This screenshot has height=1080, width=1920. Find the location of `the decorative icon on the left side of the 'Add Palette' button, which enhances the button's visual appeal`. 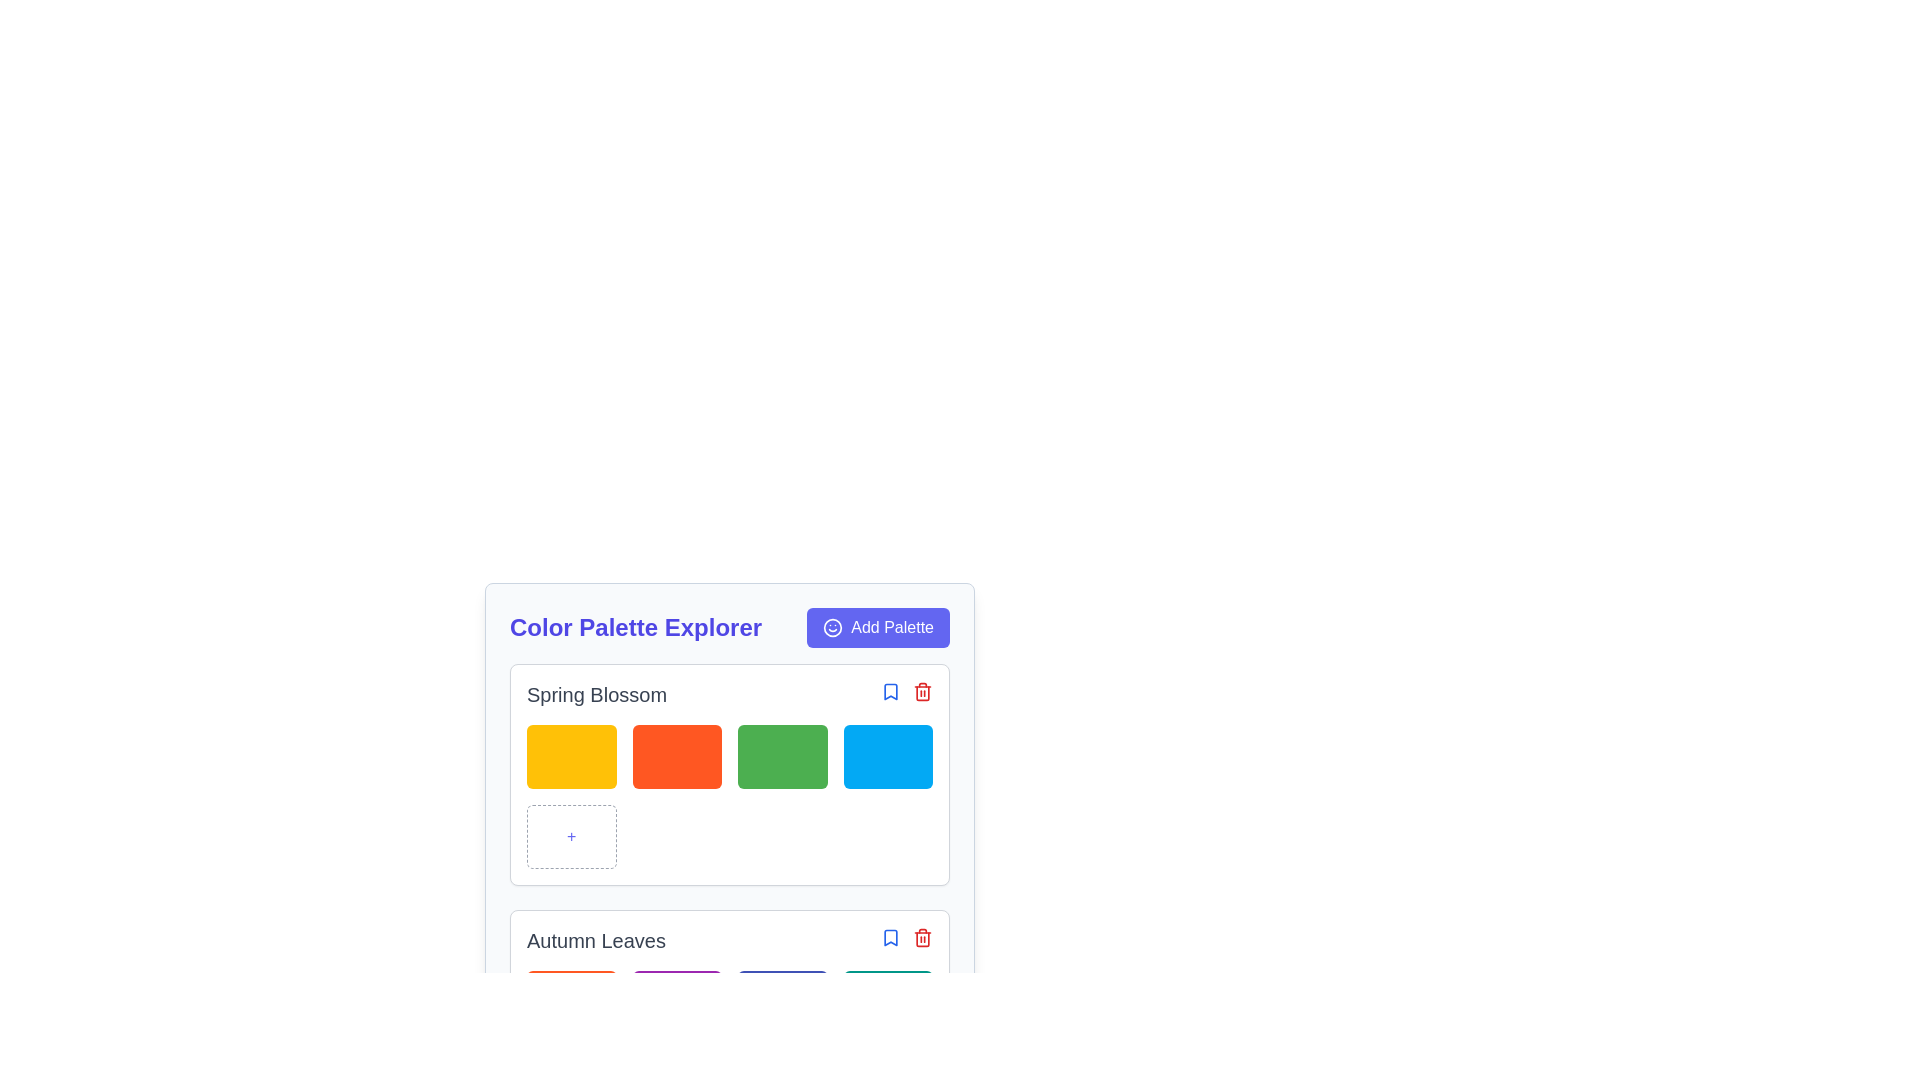

the decorative icon on the left side of the 'Add Palette' button, which enhances the button's visual appeal is located at coordinates (833, 627).